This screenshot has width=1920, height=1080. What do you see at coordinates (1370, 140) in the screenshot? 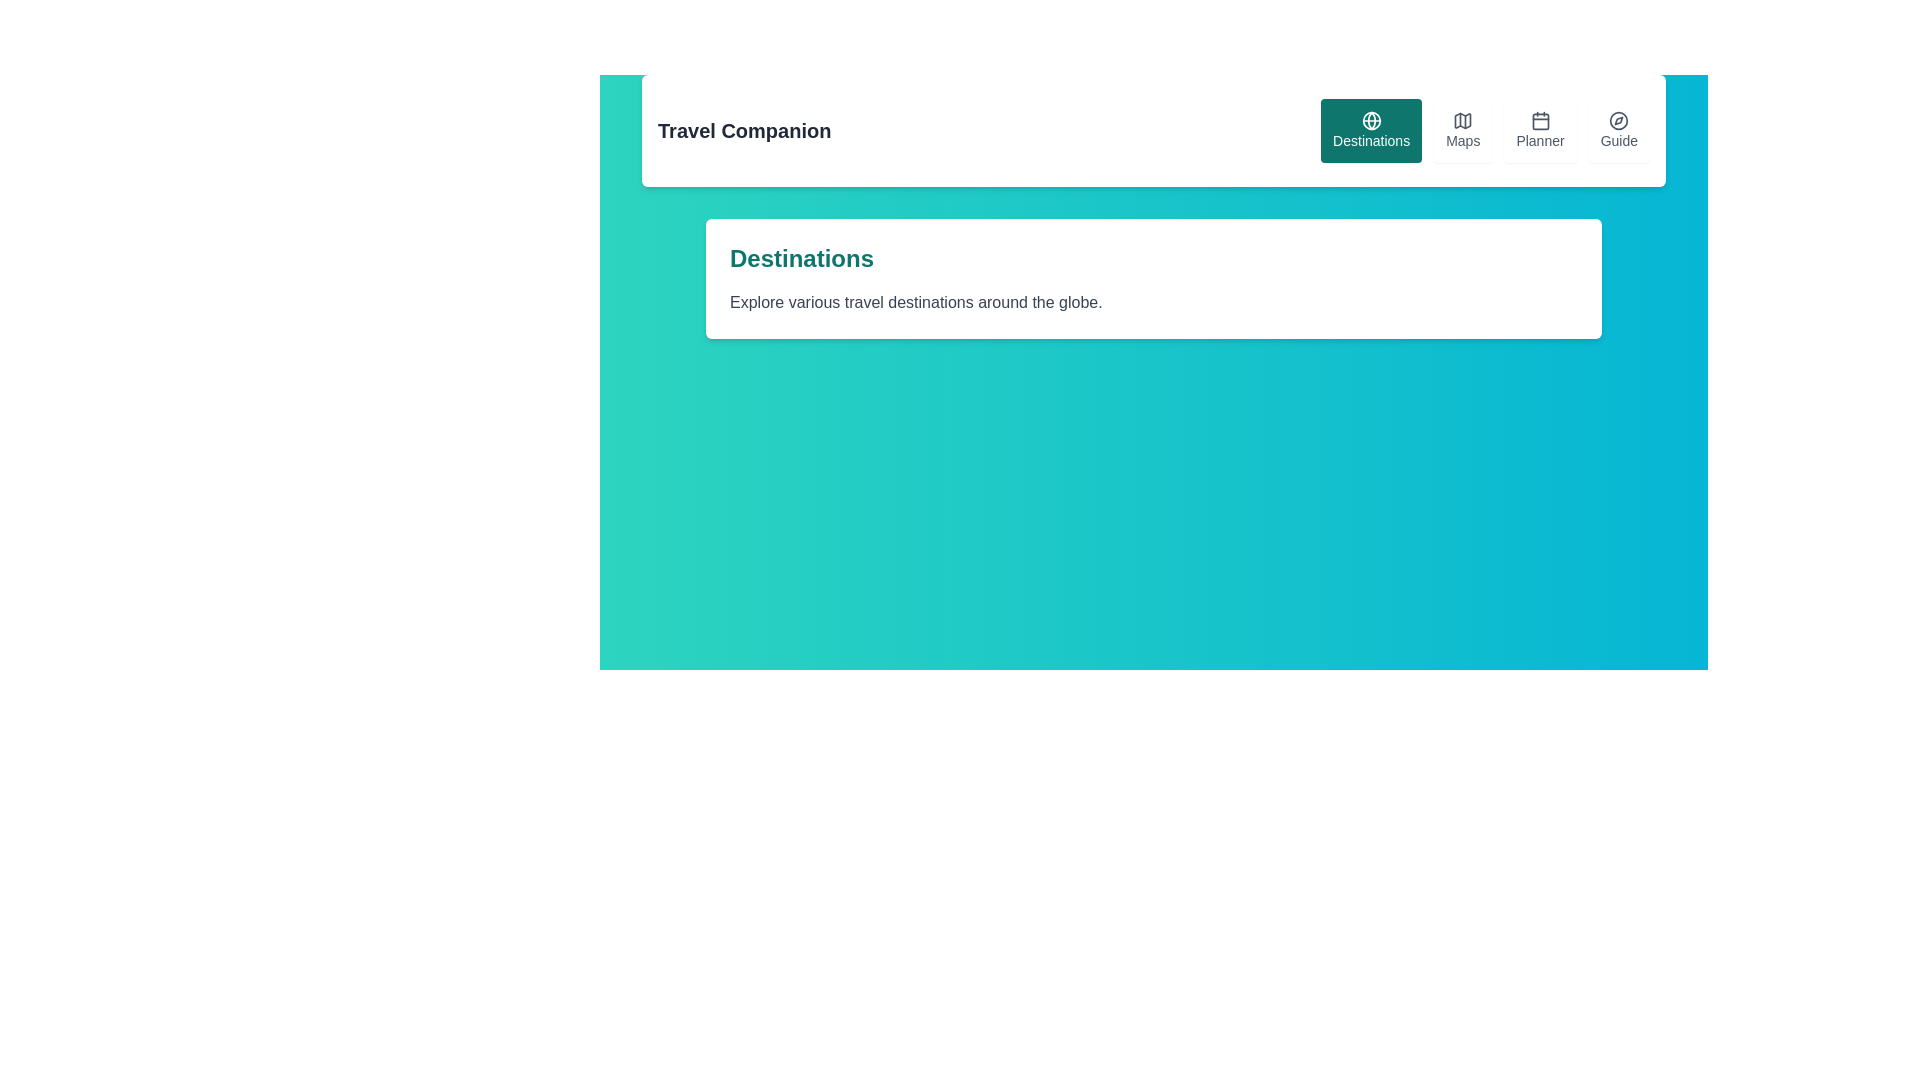
I see `the 'Destinations' text label within the navigation button located` at bounding box center [1370, 140].